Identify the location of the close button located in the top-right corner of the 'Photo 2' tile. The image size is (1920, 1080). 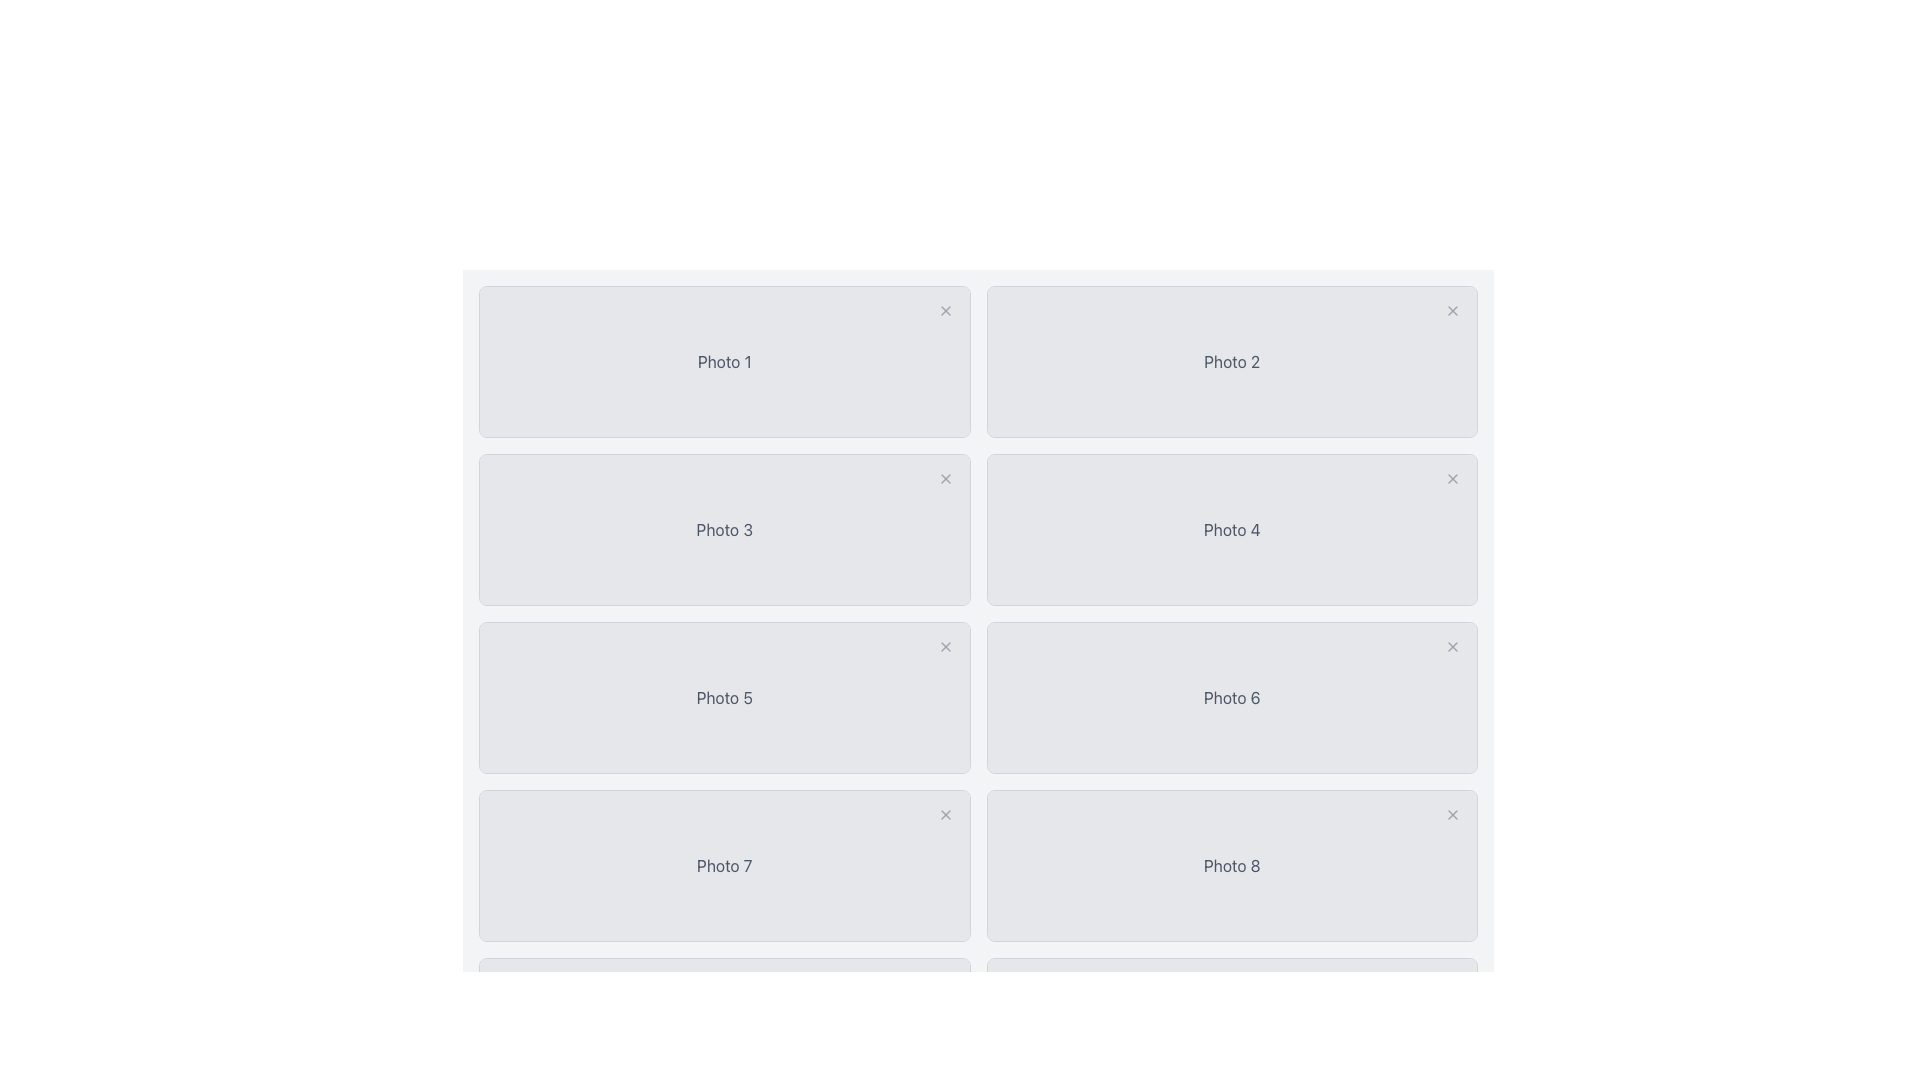
(1453, 311).